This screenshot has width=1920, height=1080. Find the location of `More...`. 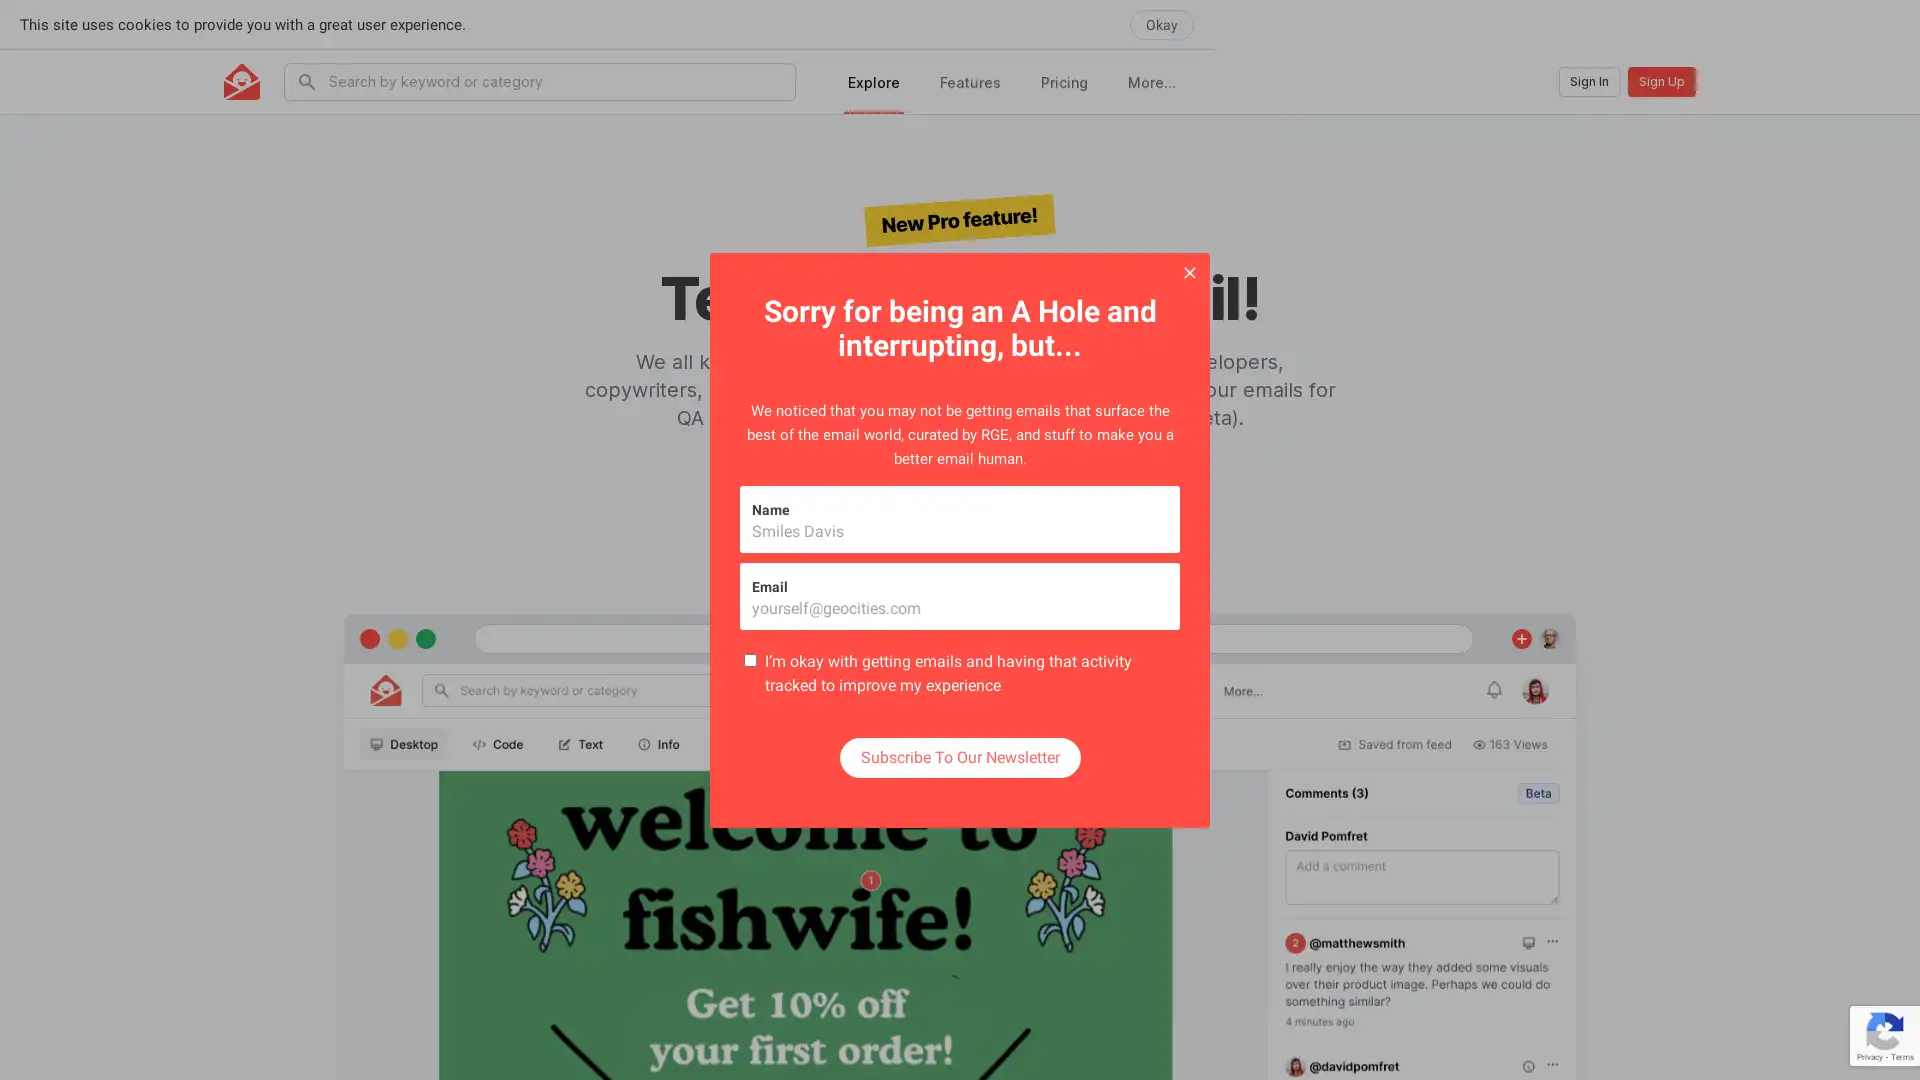

More... is located at coordinates (1152, 80).